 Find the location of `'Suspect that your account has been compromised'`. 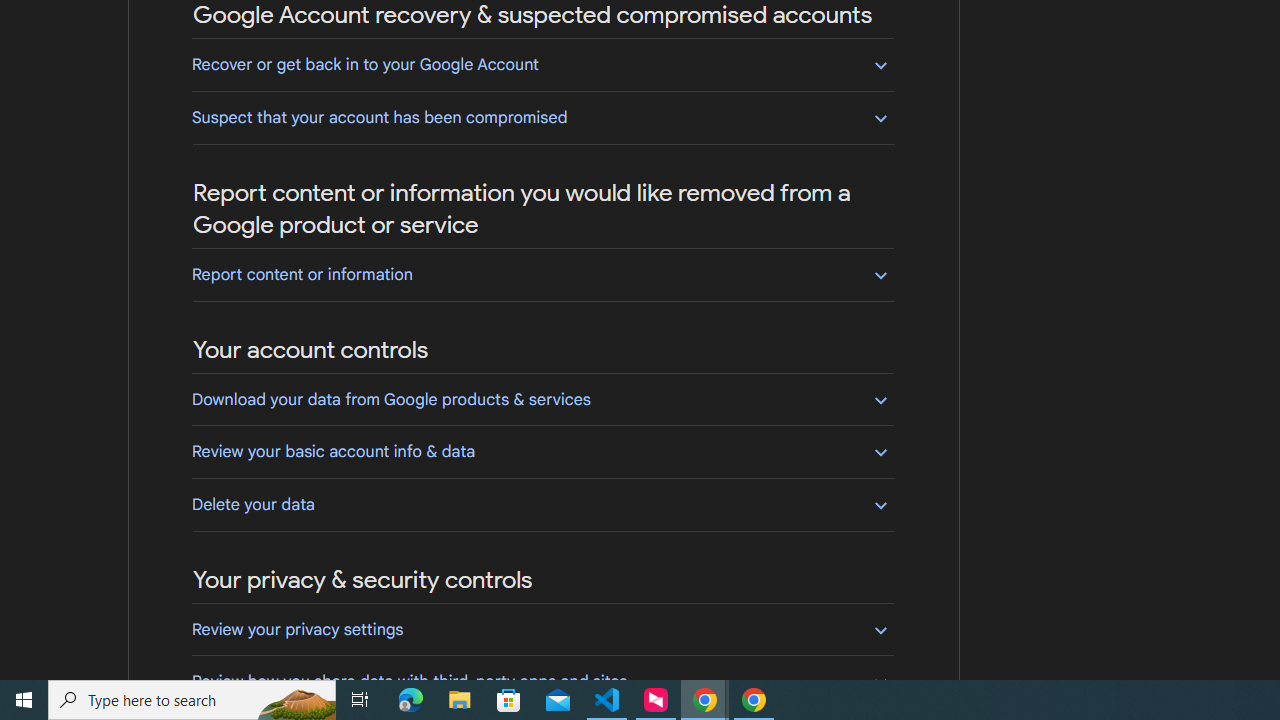

'Suspect that your account has been compromised' is located at coordinates (542, 117).